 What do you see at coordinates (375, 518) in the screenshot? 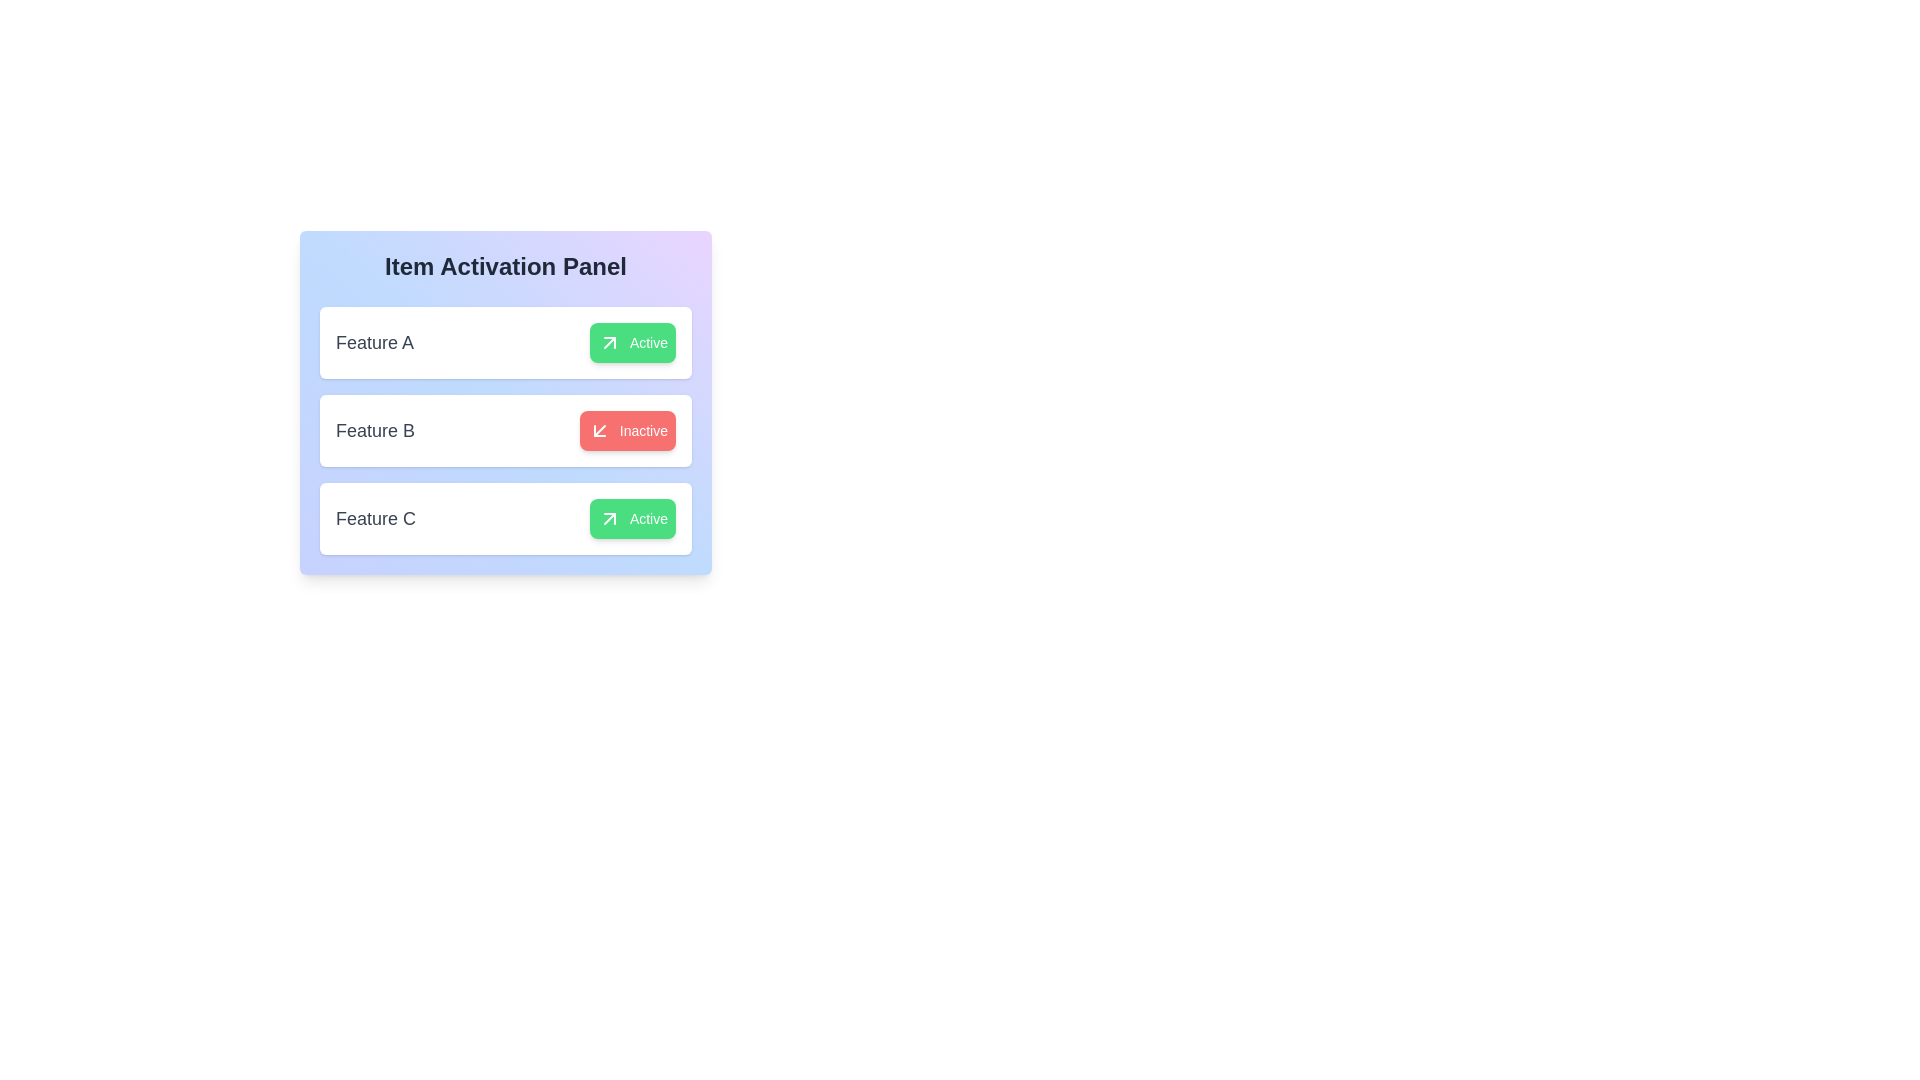
I see `the text of the feature name Feature C` at bounding box center [375, 518].